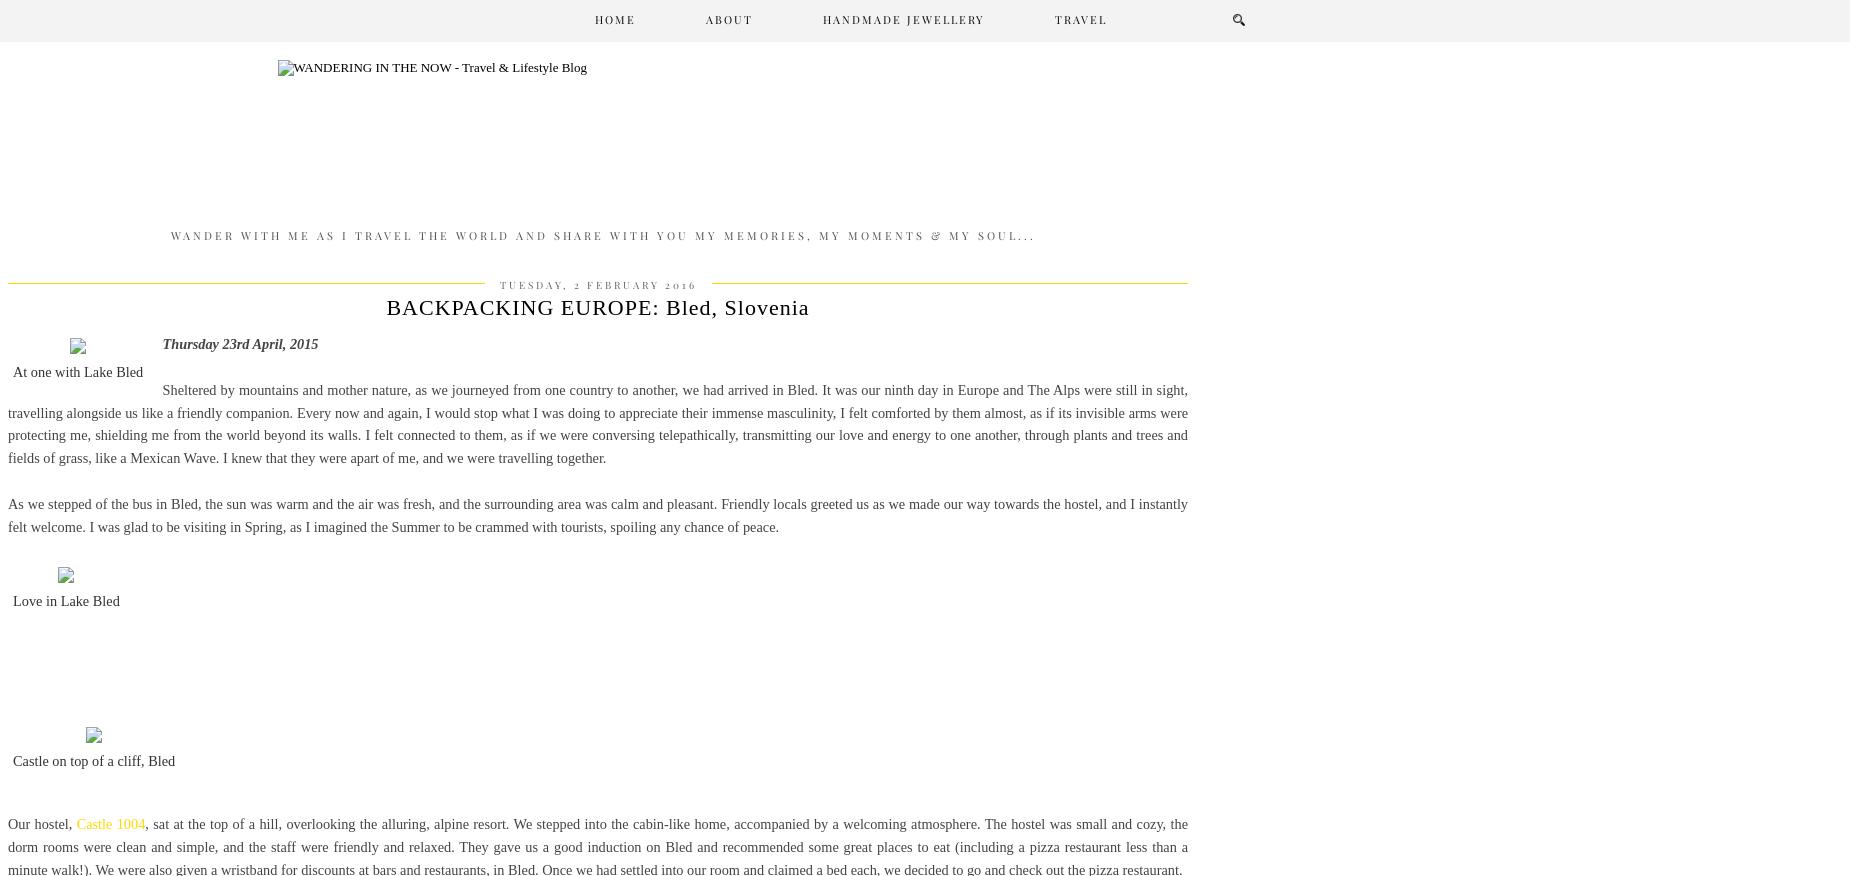 This screenshot has height=876, width=1858. I want to click on 'Love in Lake Bled', so click(64, 598).